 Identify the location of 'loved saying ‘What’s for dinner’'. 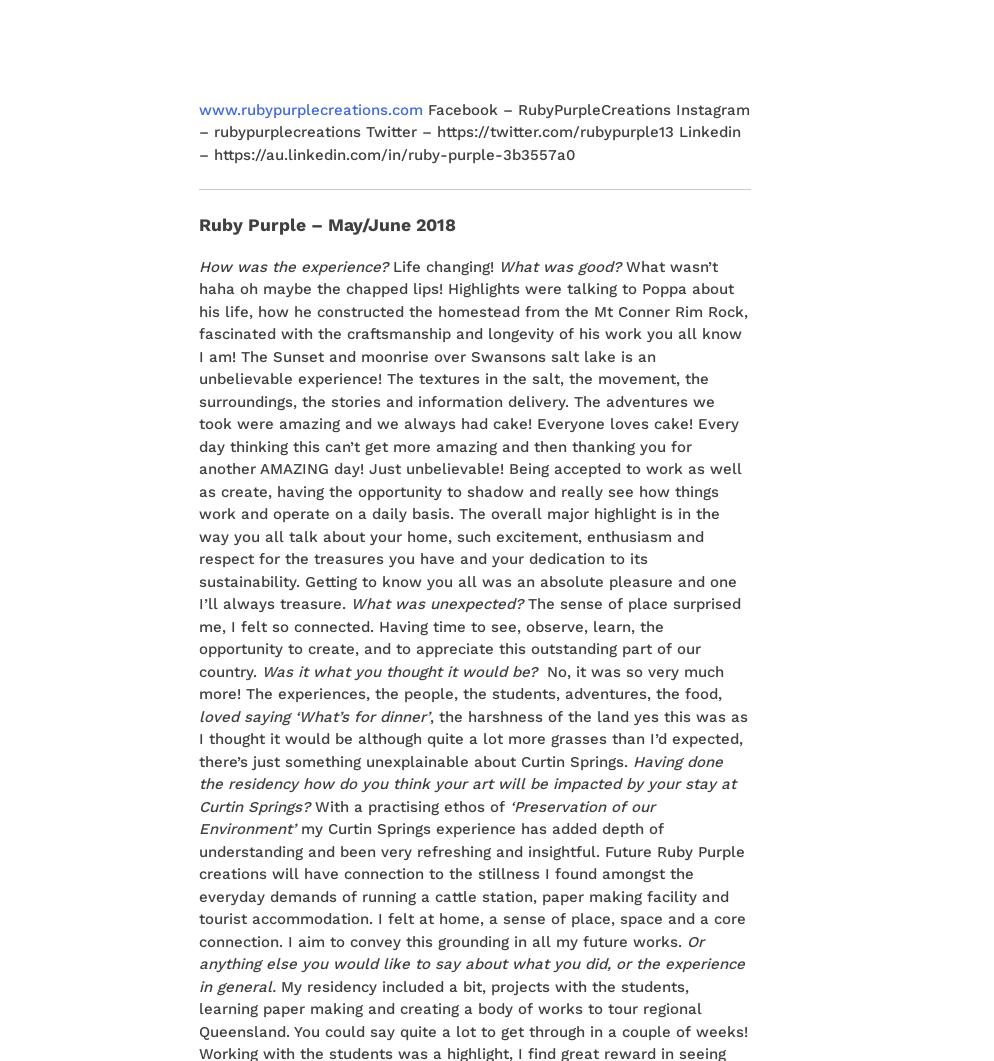
(314, 715).